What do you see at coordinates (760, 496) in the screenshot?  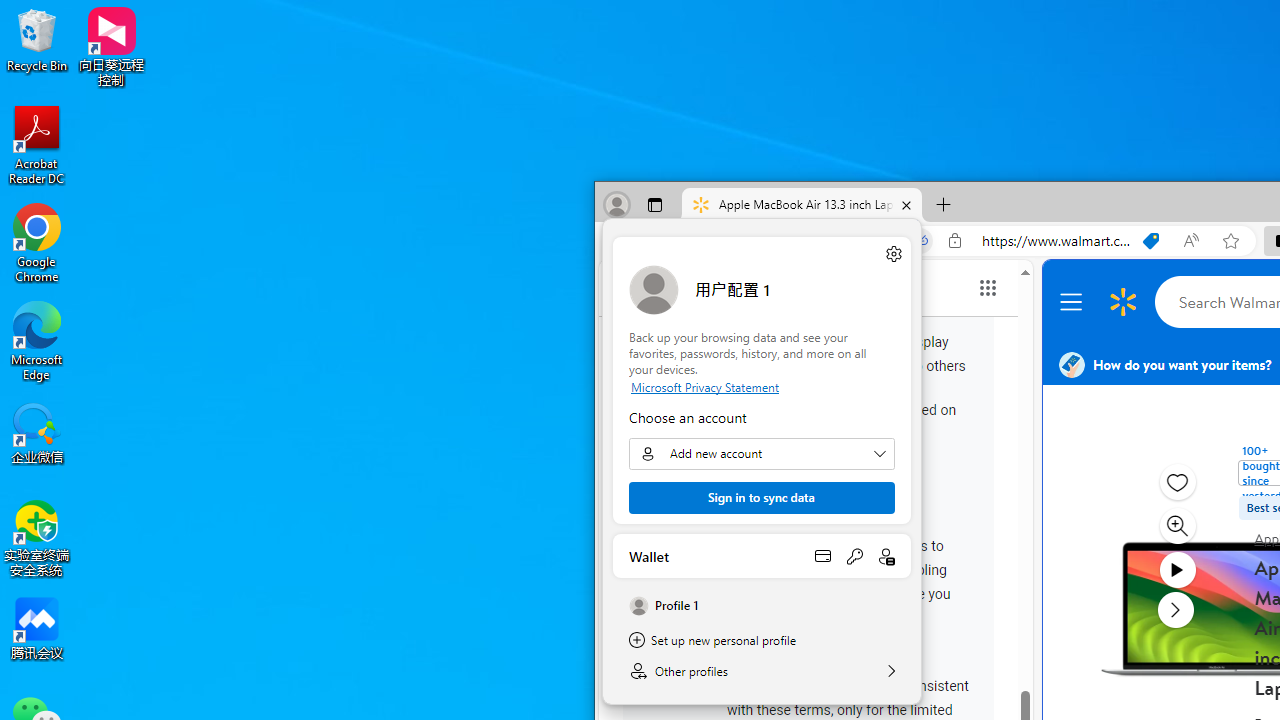 I see `'Sign in to sync data'` at bounding box center [760, 496].